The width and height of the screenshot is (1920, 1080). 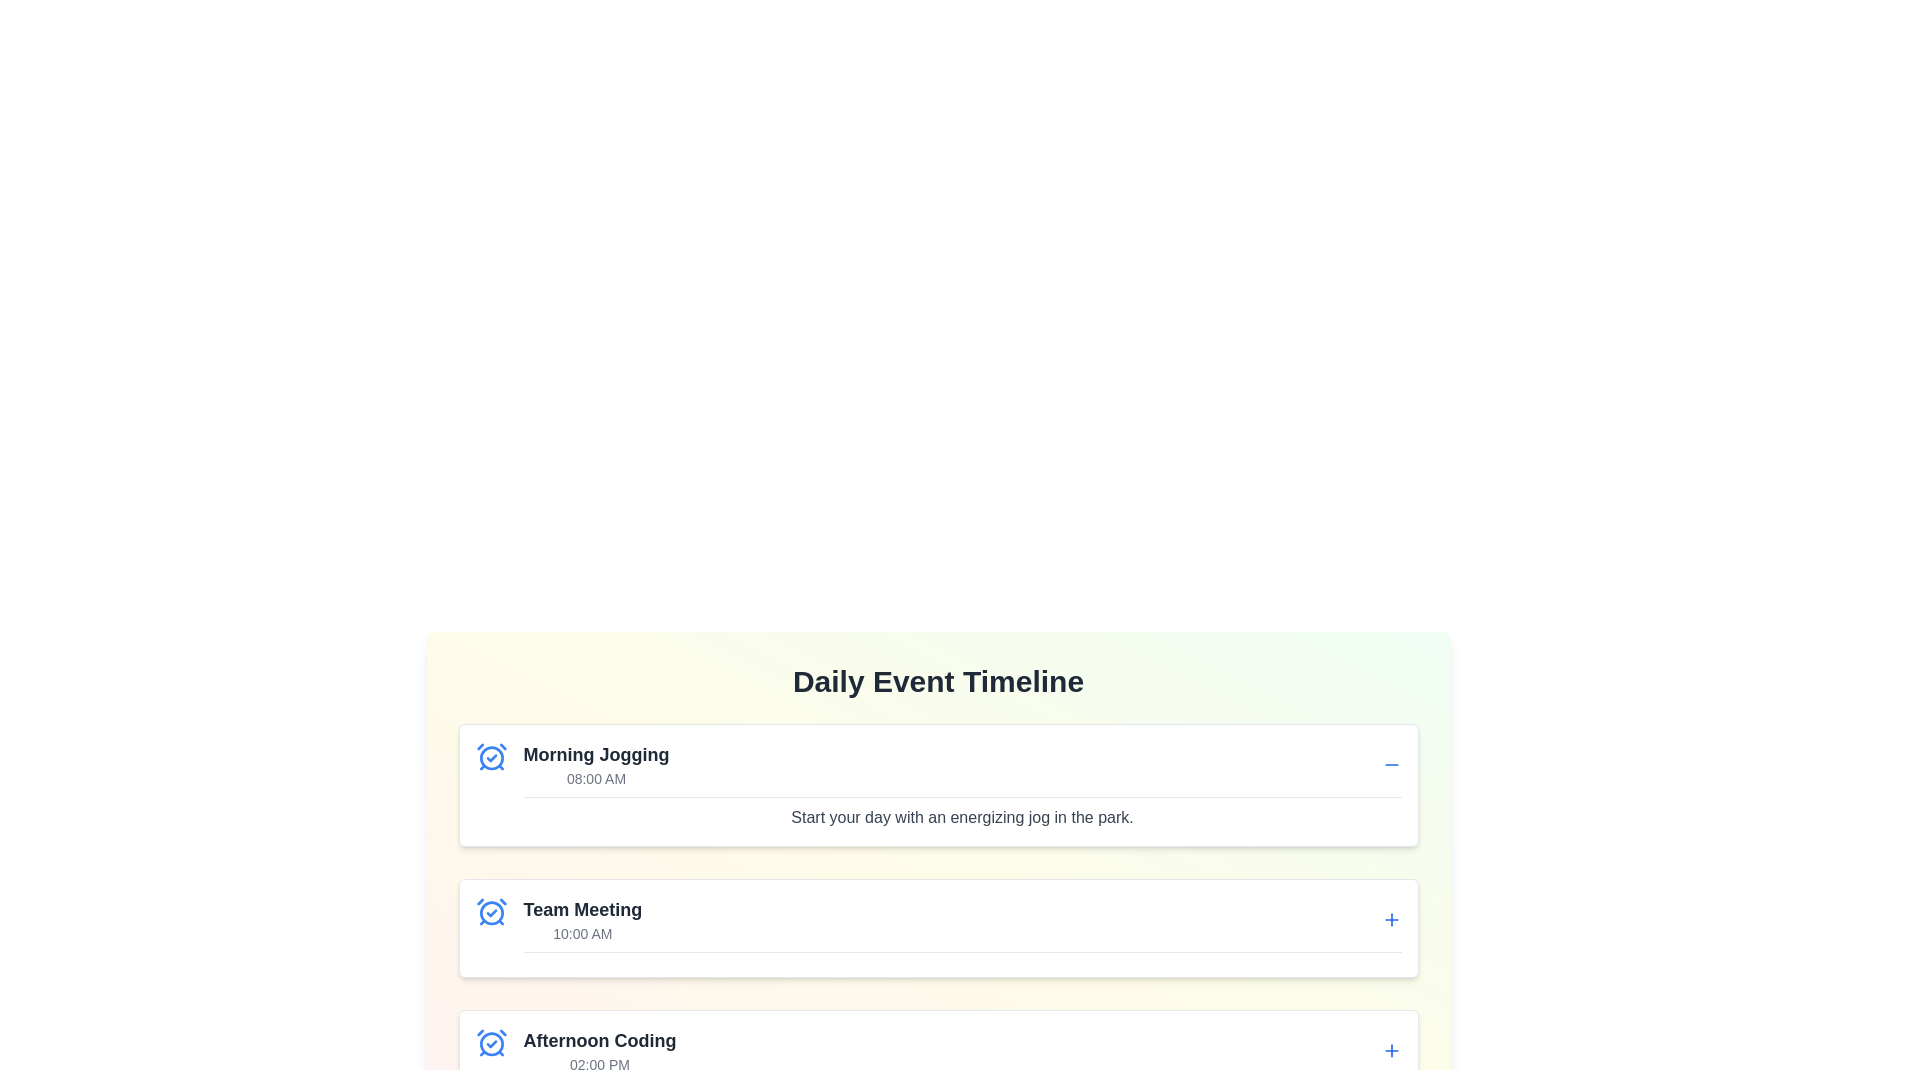 I want to click on the second Card Component in the event schedule, which displays details of a scheduled event, for additional options, so click(x=937, y=928).